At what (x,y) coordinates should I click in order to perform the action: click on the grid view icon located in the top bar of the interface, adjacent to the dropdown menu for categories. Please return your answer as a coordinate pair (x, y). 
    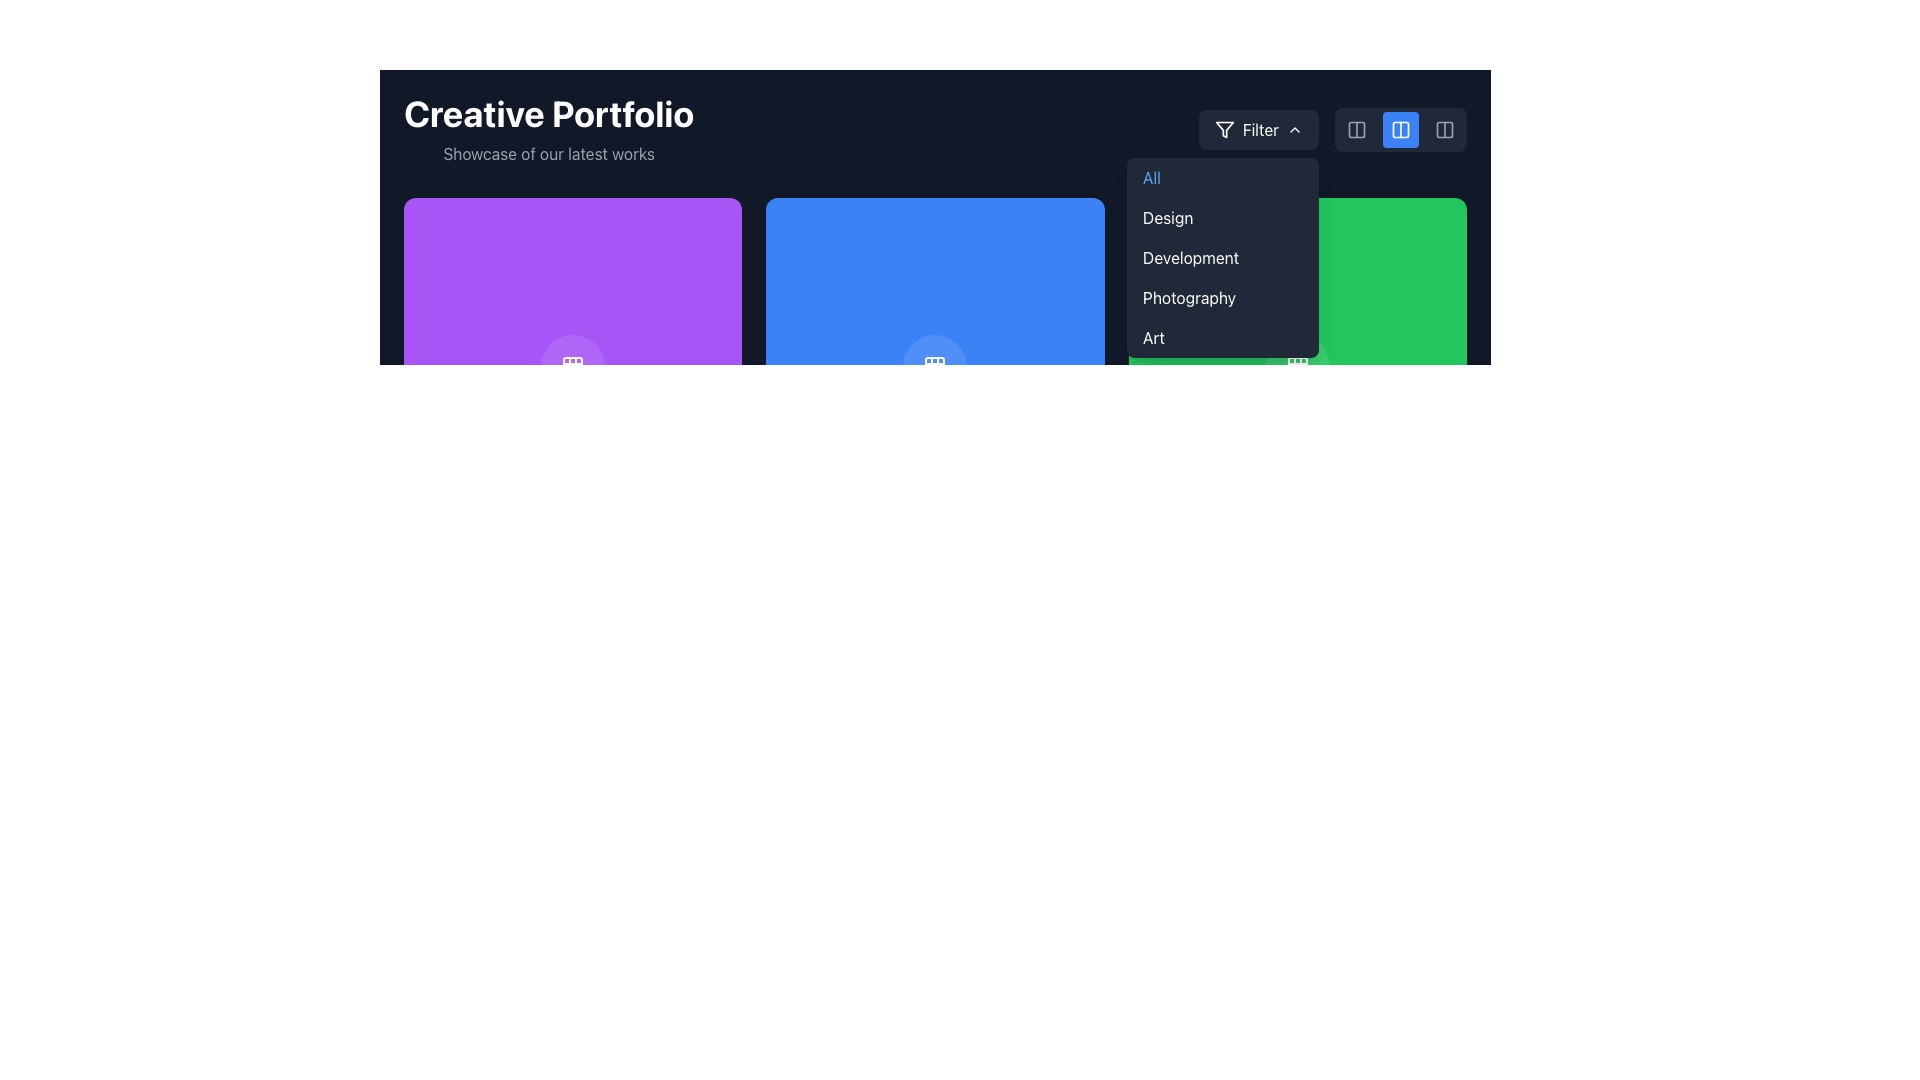
    Looking at the image, I should click on (1297, 367).